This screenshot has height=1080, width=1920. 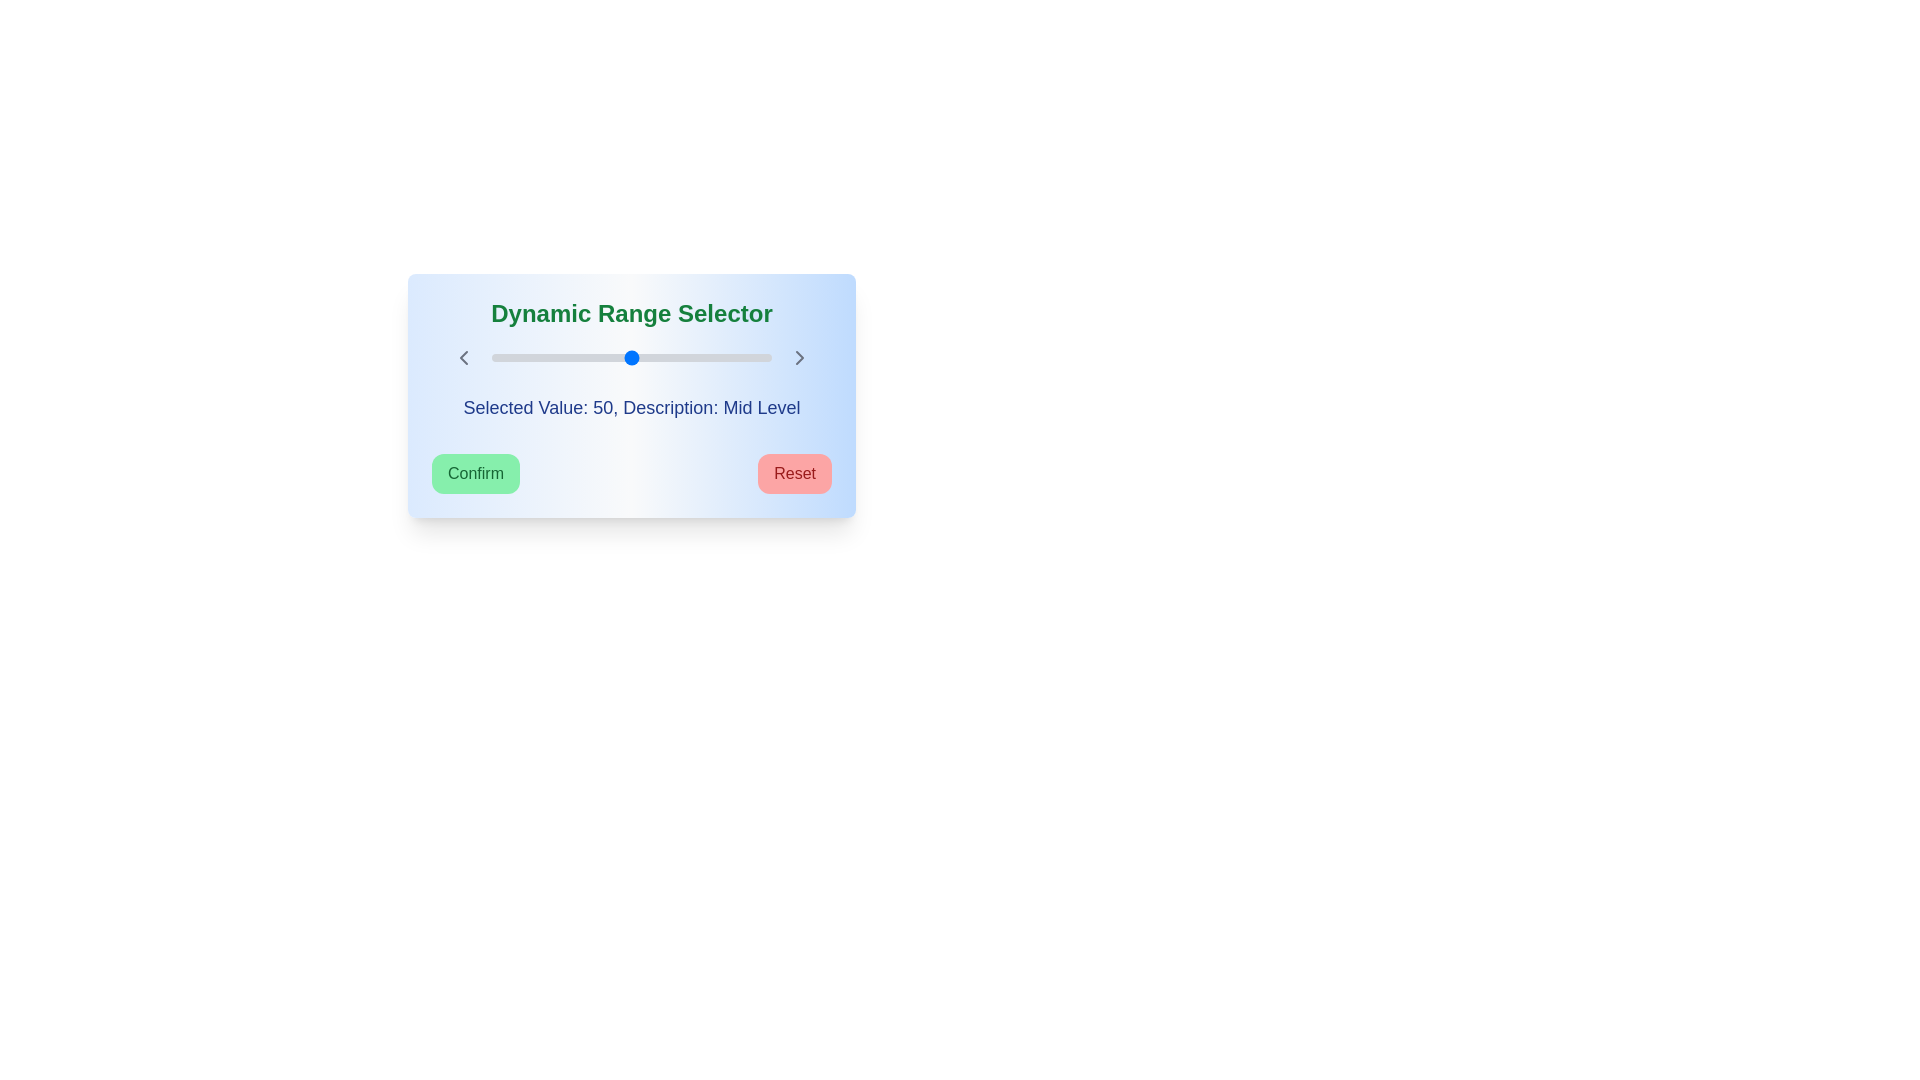 What do you see at coordinates (800, 357) in the screenshot?
I see `the right-chevron icon button located on the rightmost side of the horizontal layout` at bounding box center [800, 357].